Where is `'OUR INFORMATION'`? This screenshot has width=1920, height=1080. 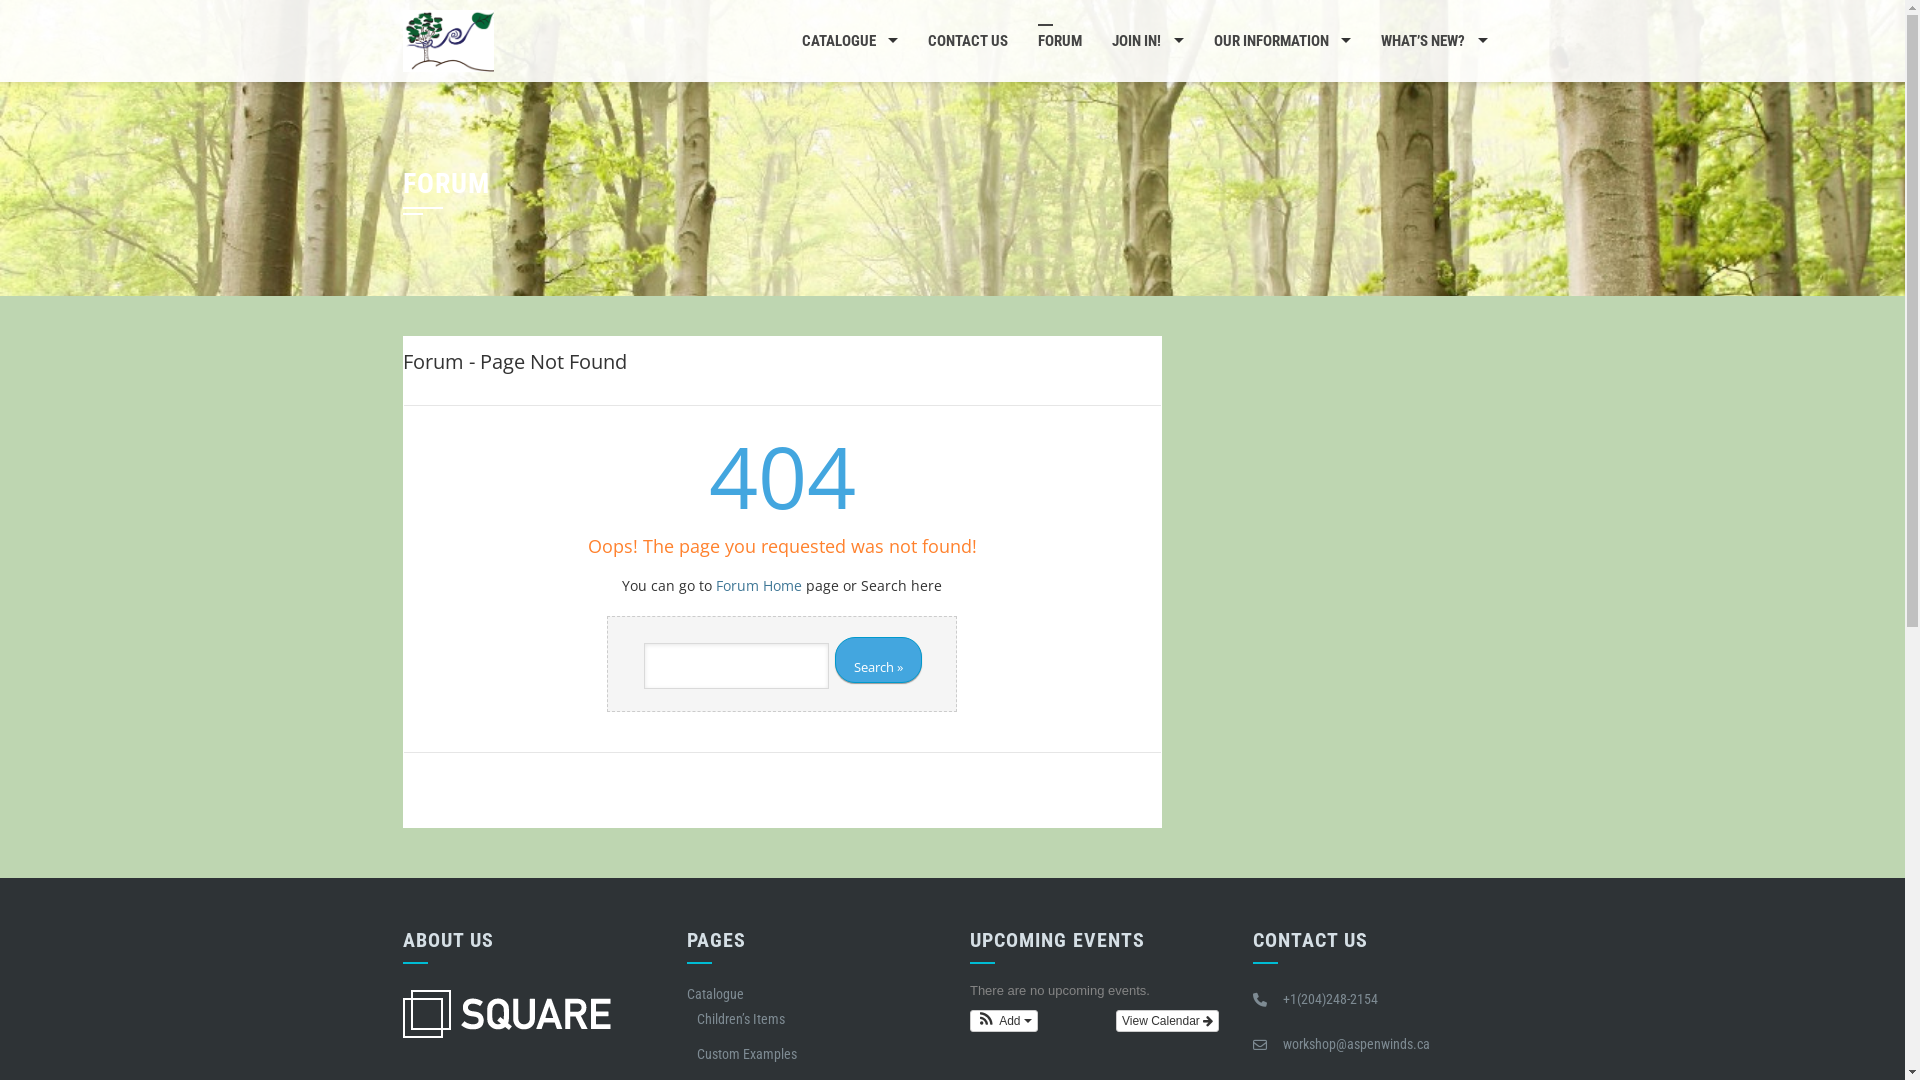 'OUR INFORMATION' is located at coordinates (1281, 41).